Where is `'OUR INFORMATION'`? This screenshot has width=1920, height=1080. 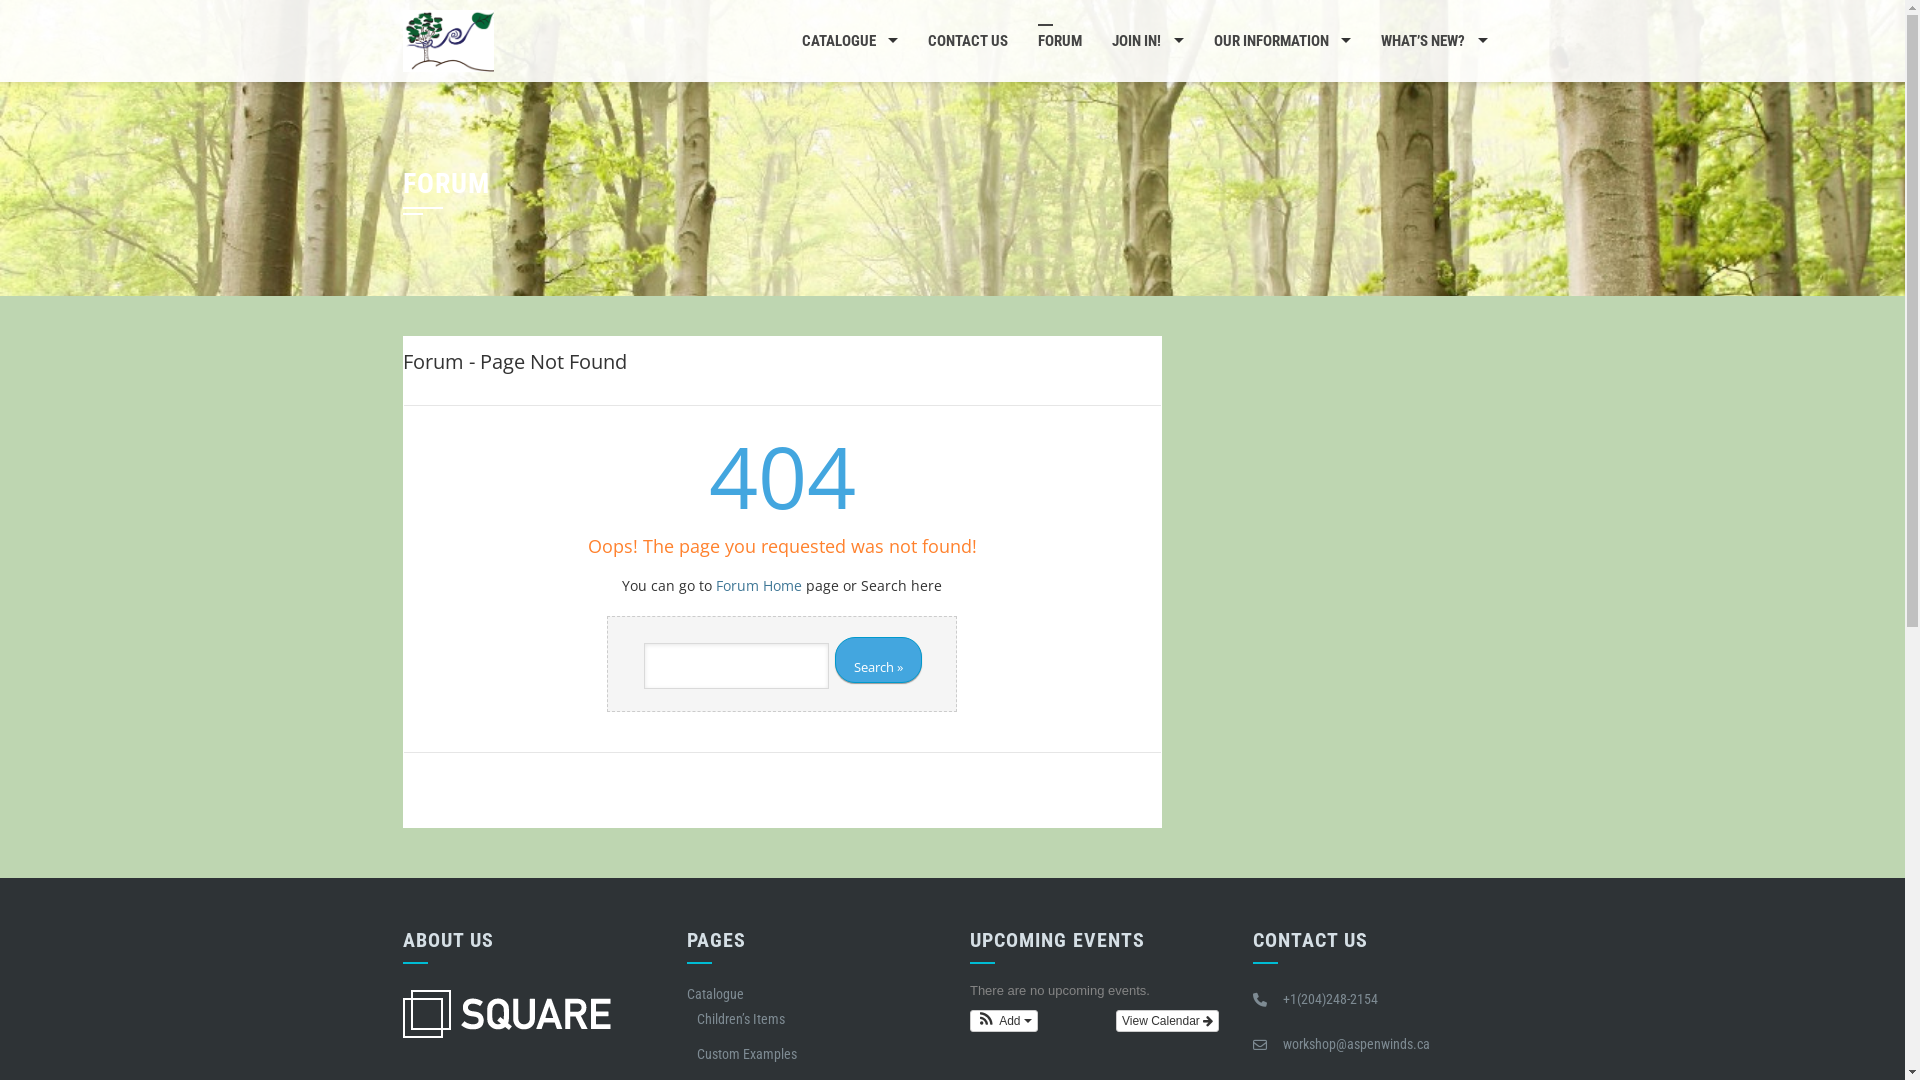 'OUR INFORMATION' is located at coordinates (1281, 41).